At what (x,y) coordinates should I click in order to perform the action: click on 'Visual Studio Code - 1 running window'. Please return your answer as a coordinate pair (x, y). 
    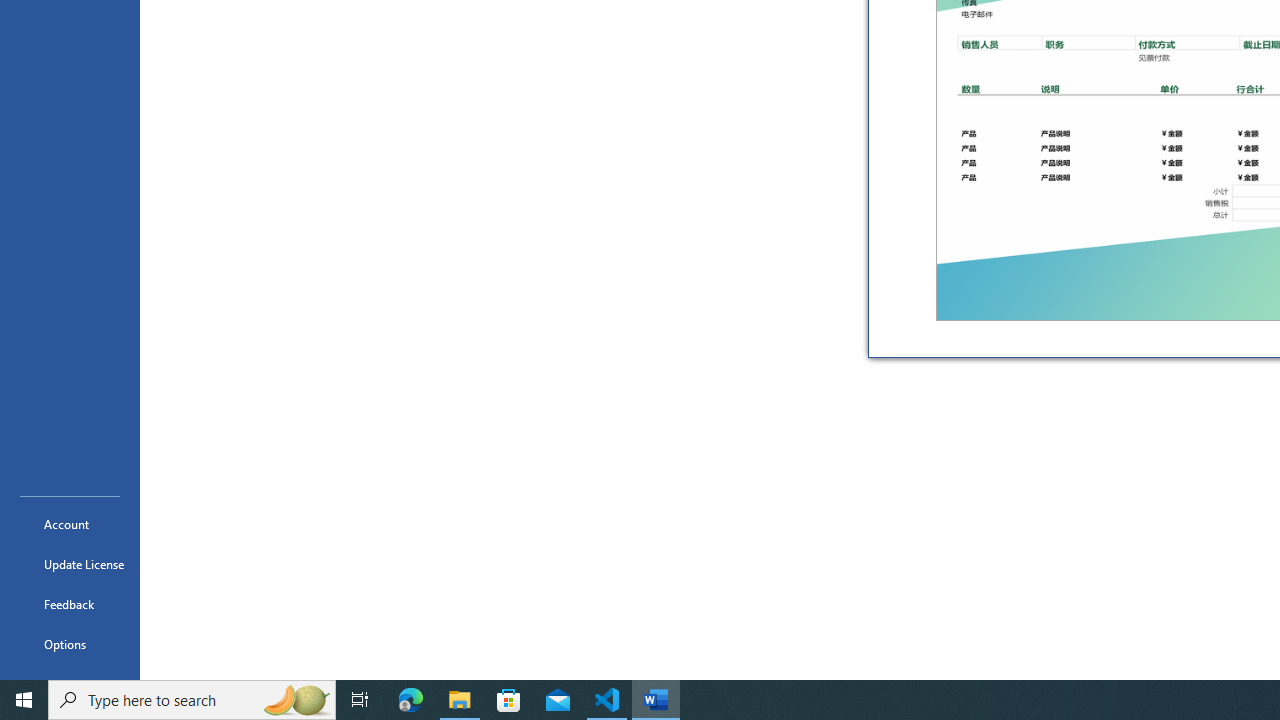
    Looking at the image, I should click on (606, 698).